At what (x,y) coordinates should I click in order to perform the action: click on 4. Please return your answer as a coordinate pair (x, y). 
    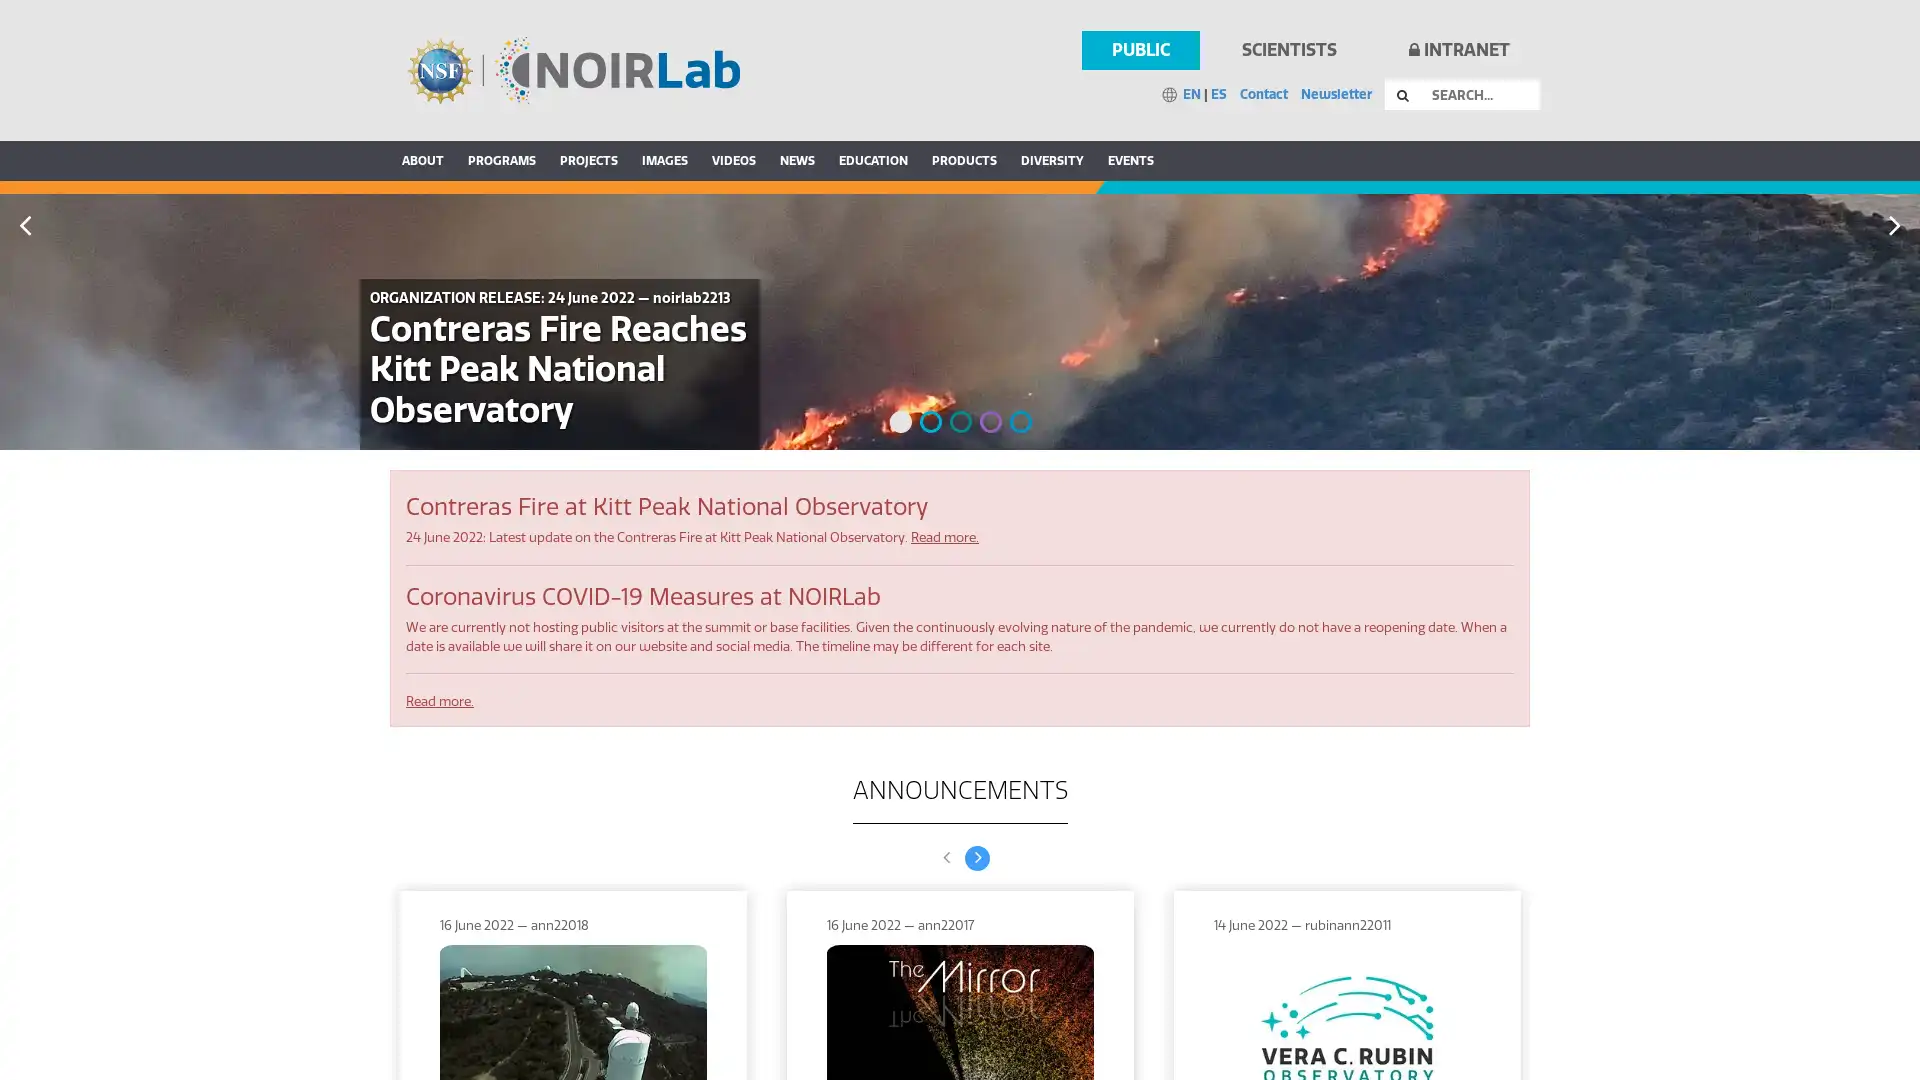
    Looking at the image, I should click on (990, 615).